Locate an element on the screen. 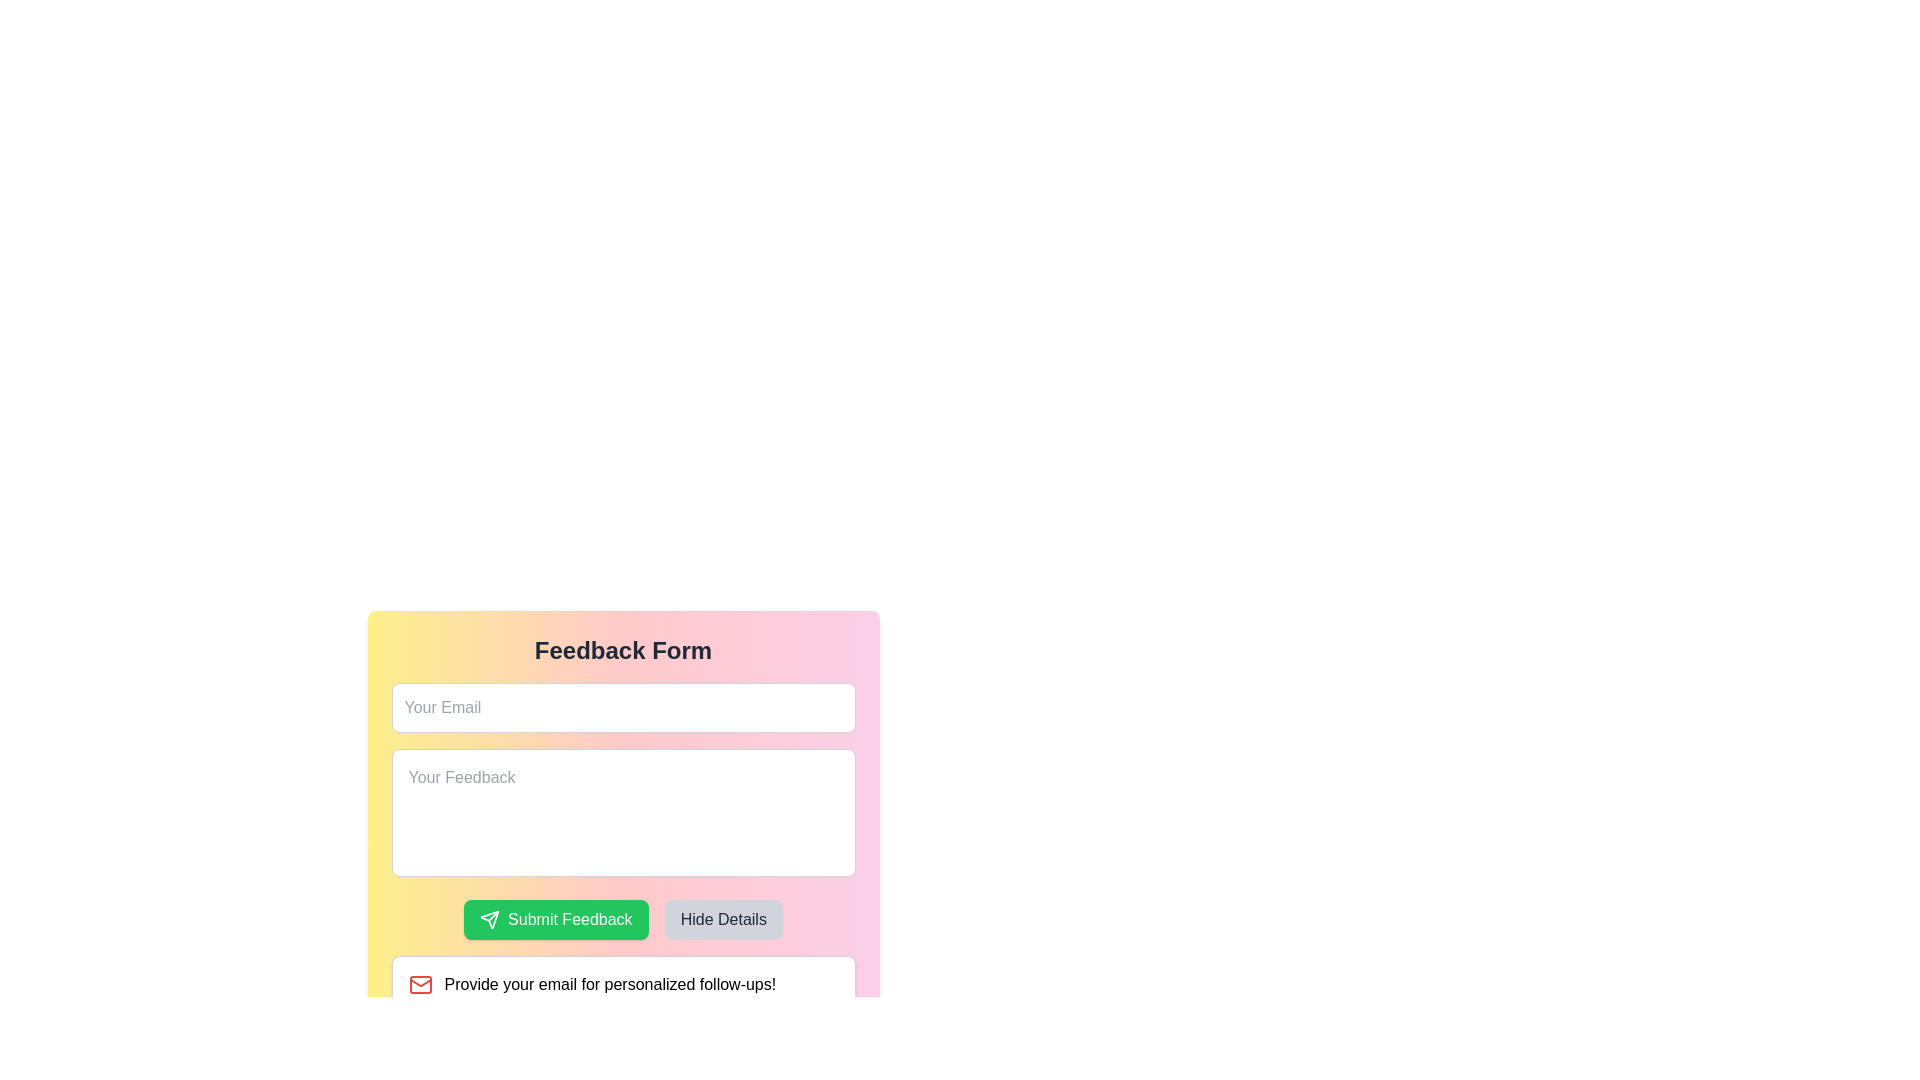 The width and height of the screenshot is (1920, 1080). the Informational panel located at the bottom of the Feedback Form area, which provides additional information related to email input for follow-ups is located at coordinates (622, 983).